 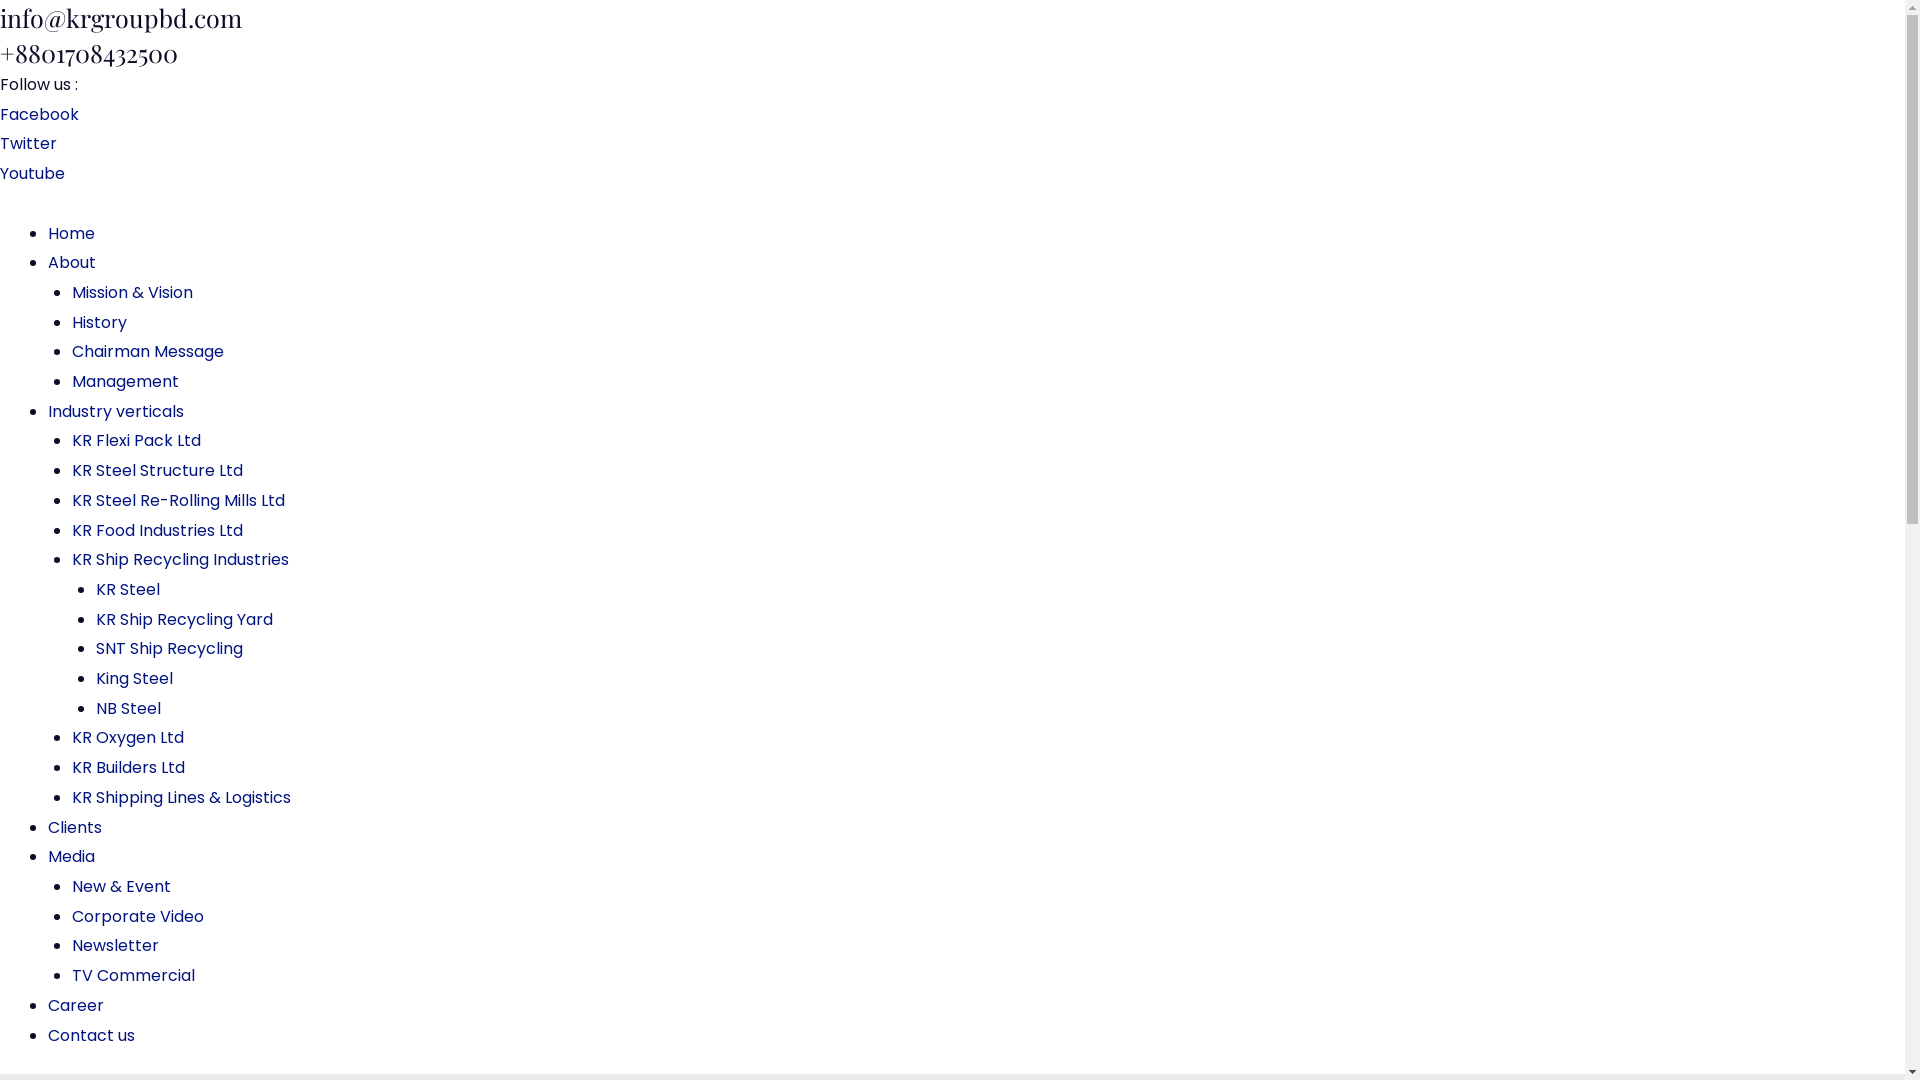 What do you see at coordinates (127, 766) in the screenshot?
I see `'KR Builders Ltd'` at bounding box center [127, 766].